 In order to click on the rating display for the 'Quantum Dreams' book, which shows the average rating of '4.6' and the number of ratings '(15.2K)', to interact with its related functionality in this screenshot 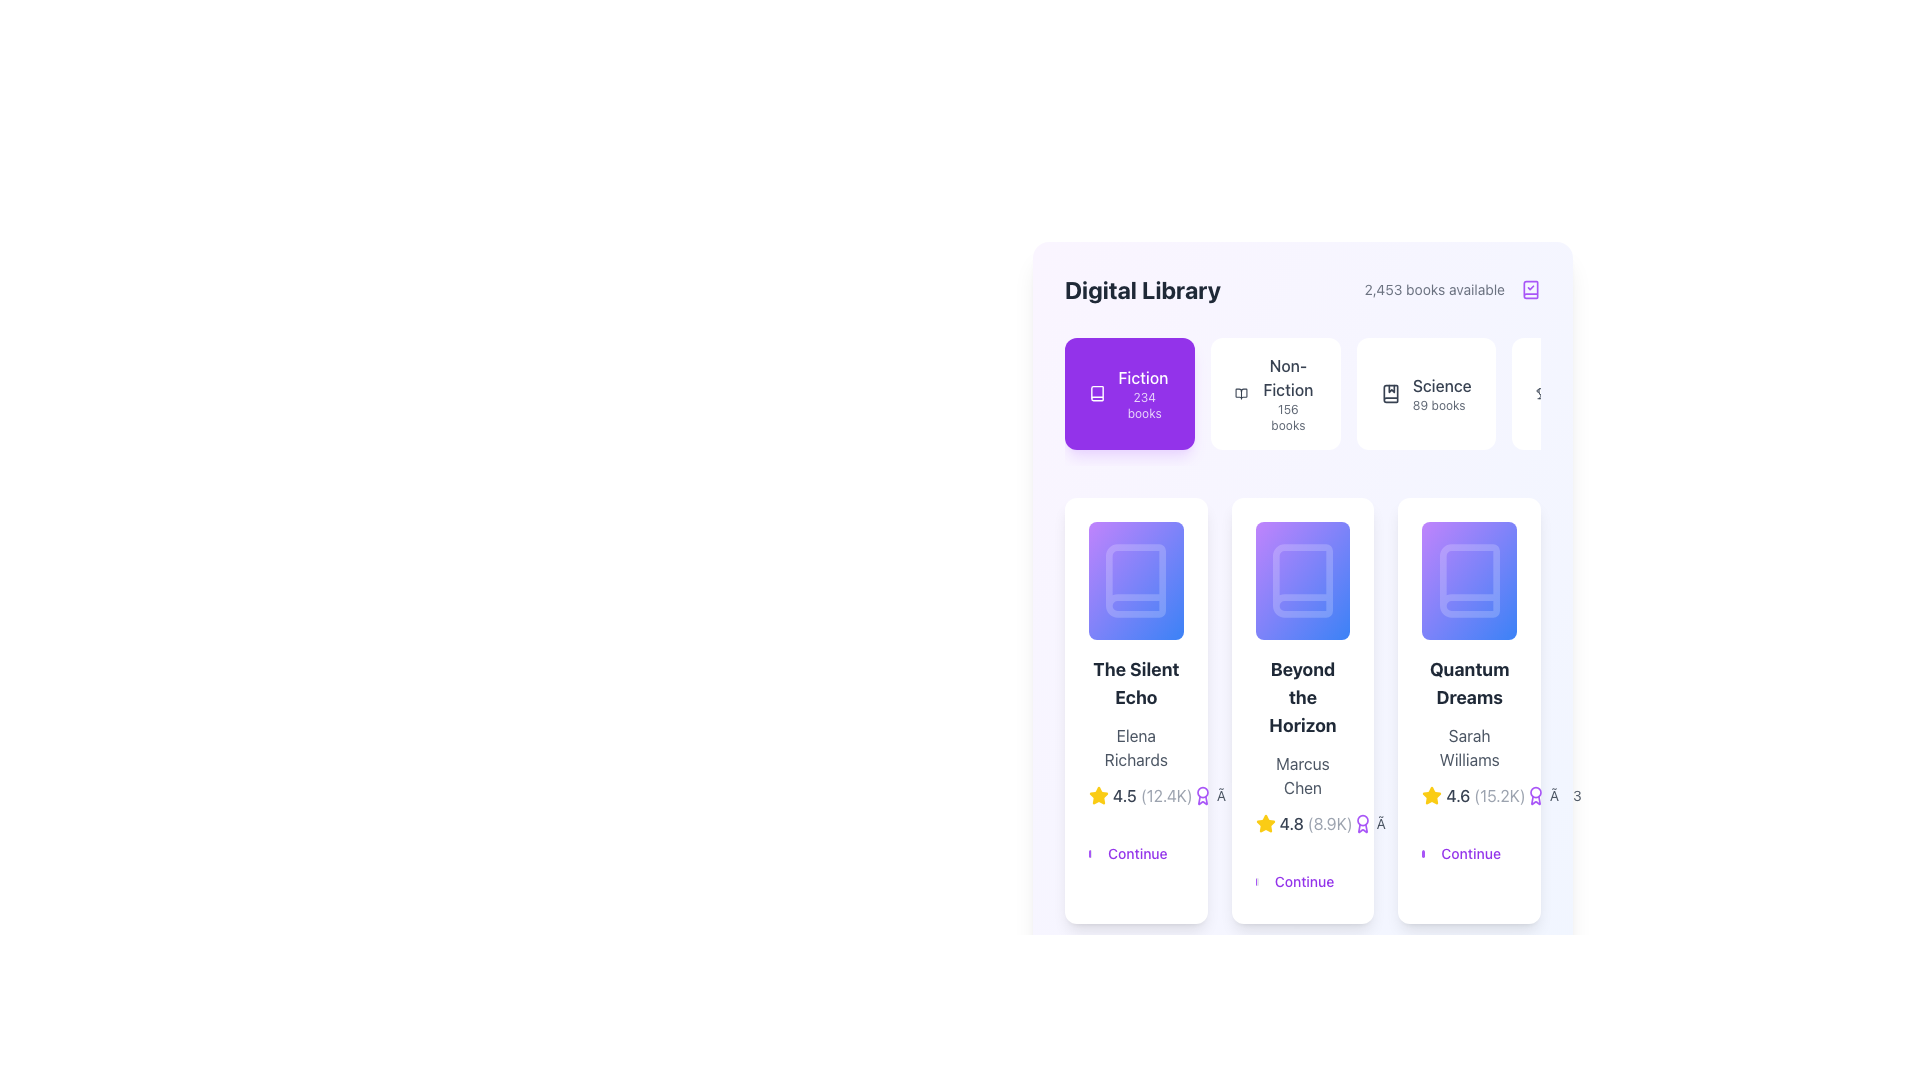, I will do `click(1469, 795)`.